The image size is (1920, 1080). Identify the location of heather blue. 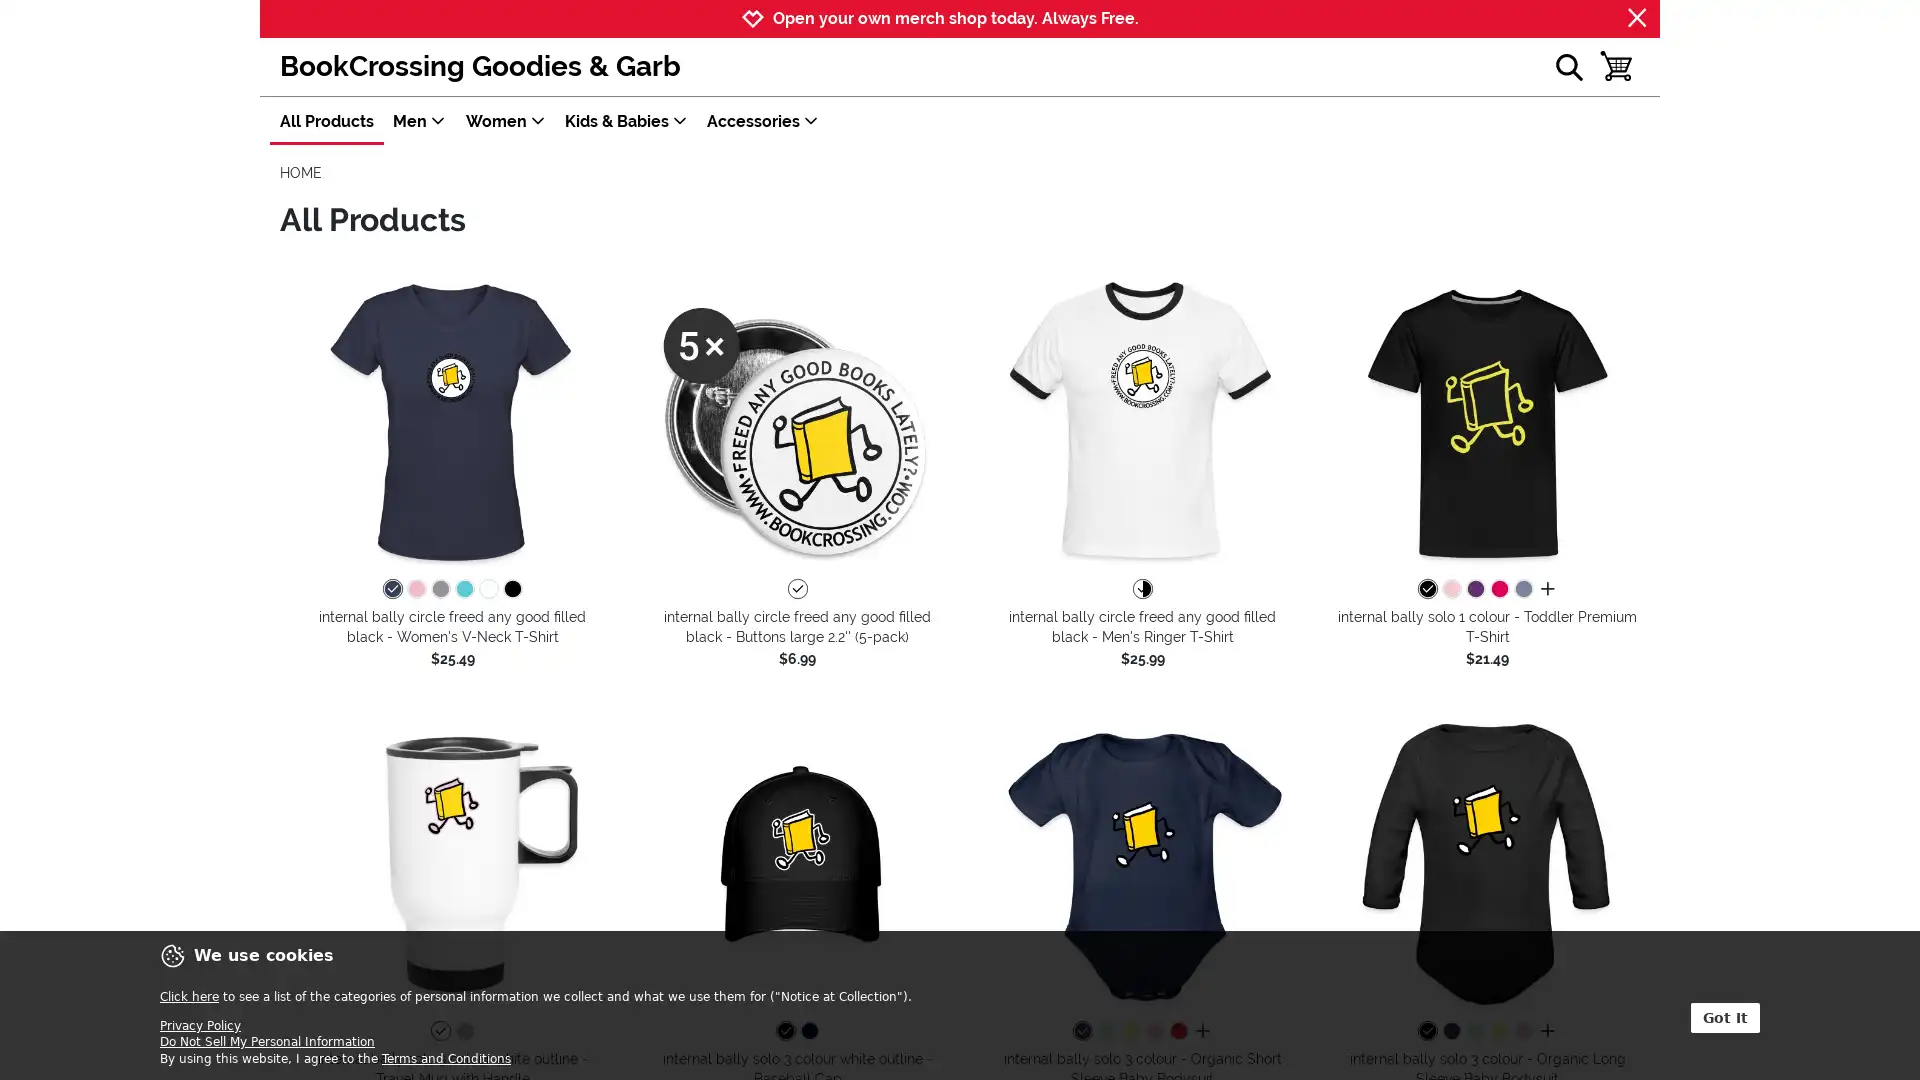
(1521, 589).